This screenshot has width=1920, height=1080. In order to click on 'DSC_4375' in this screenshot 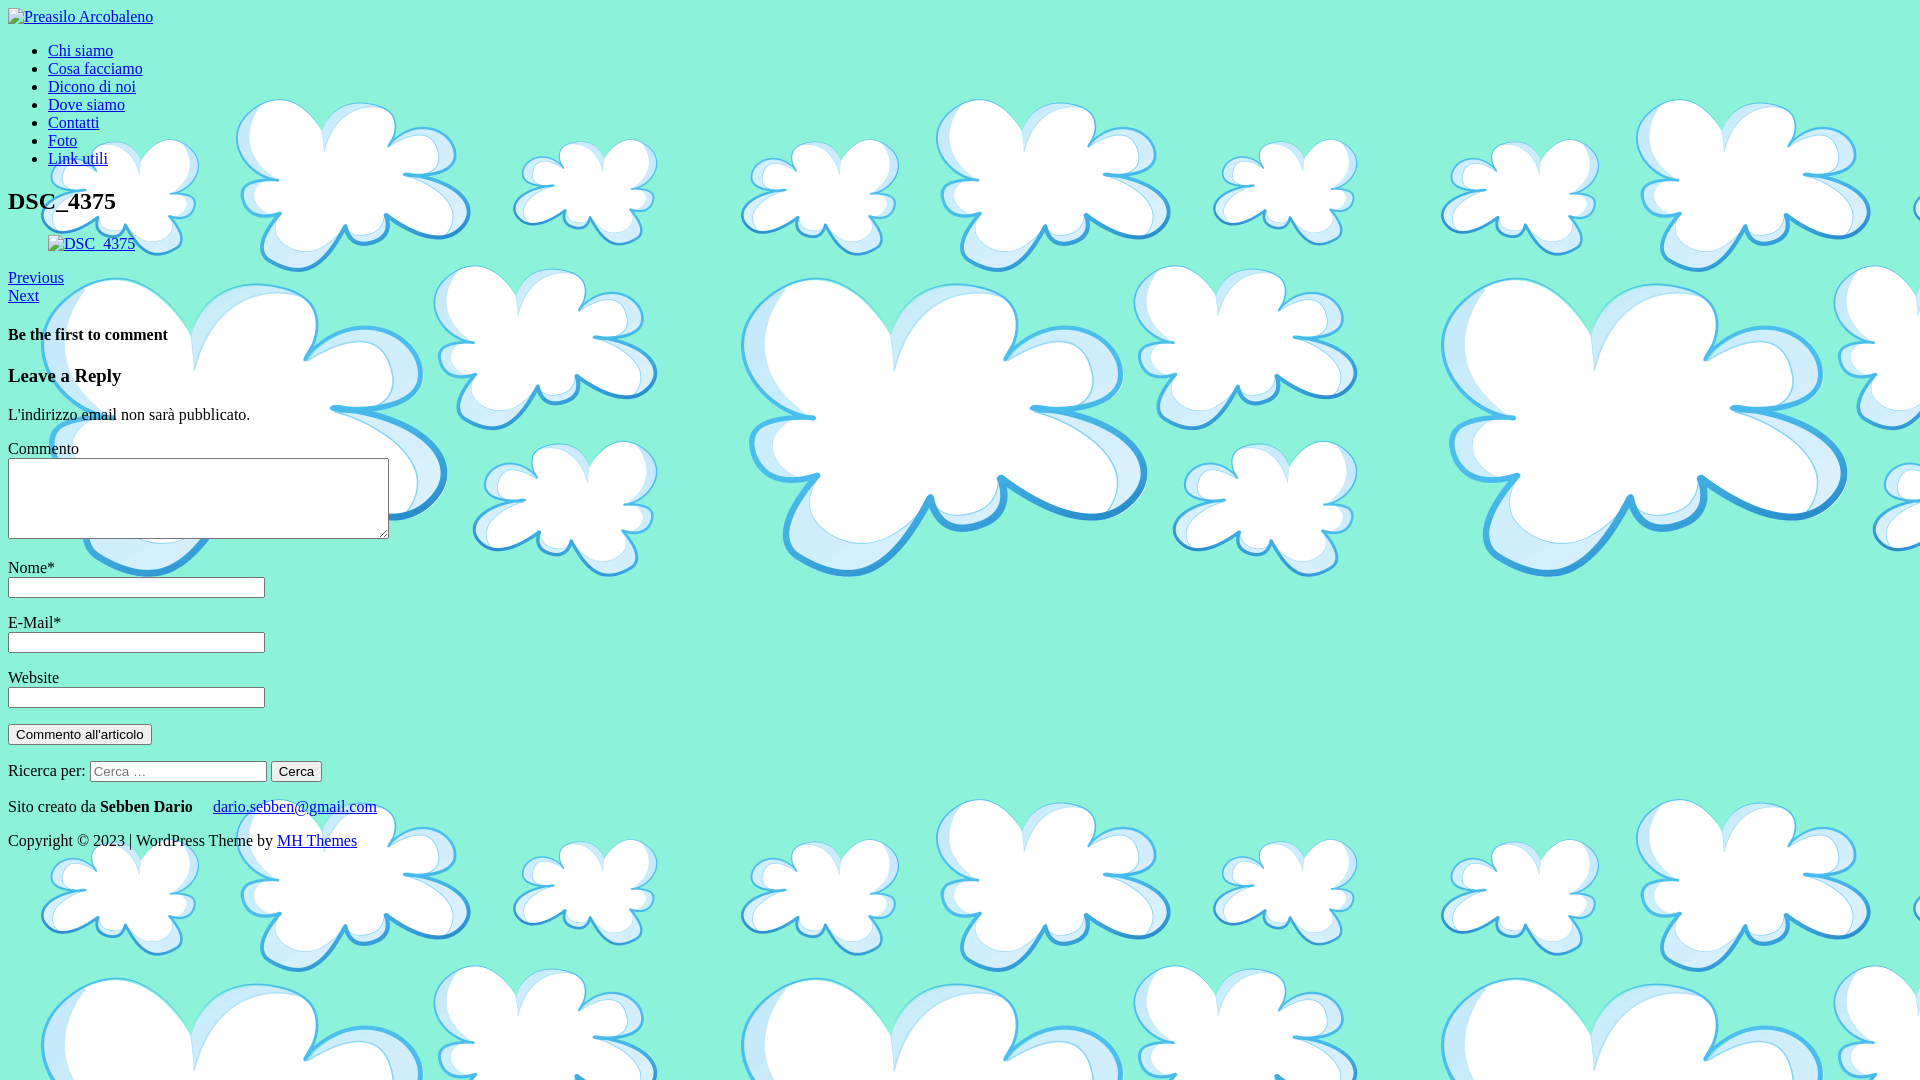, I will do `click(48, 242)`.